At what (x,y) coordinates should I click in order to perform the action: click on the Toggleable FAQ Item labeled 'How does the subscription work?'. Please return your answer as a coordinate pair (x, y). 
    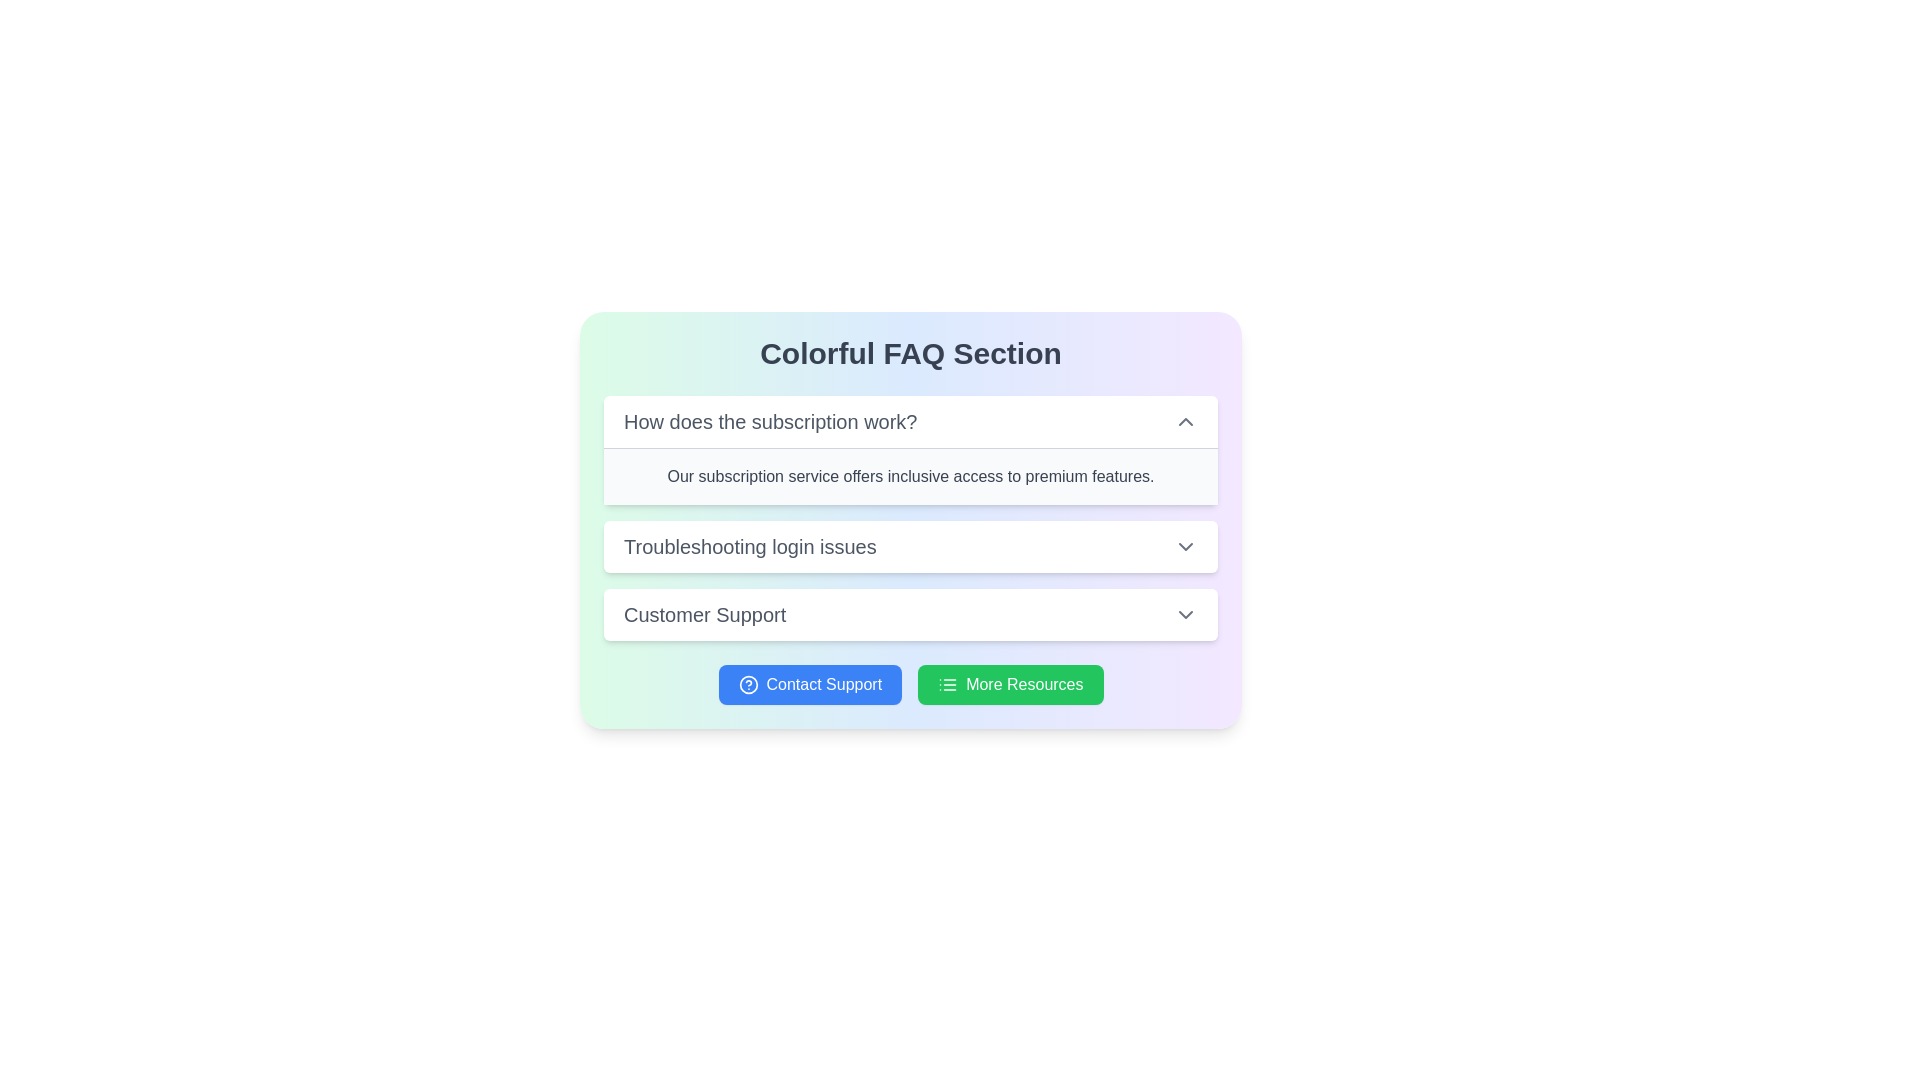
    Looking at the image, I should click on (910, 420).